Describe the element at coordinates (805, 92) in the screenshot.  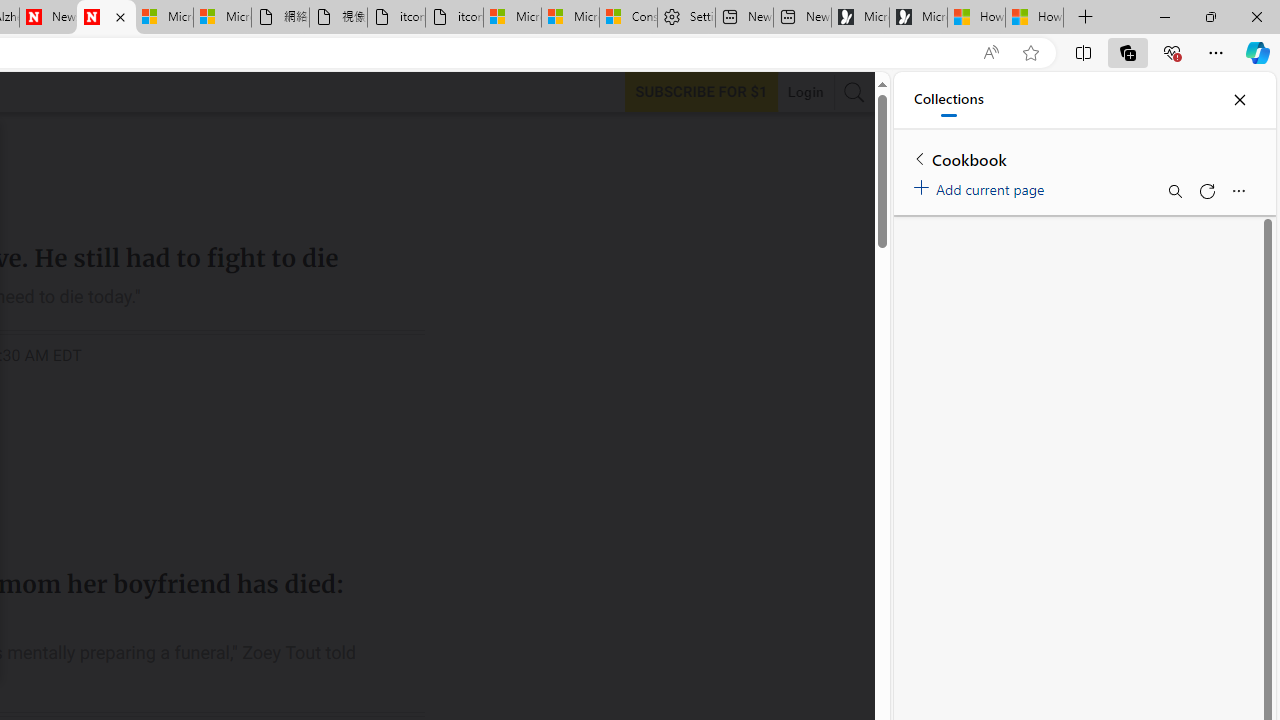
I see `'Login'` at that location.